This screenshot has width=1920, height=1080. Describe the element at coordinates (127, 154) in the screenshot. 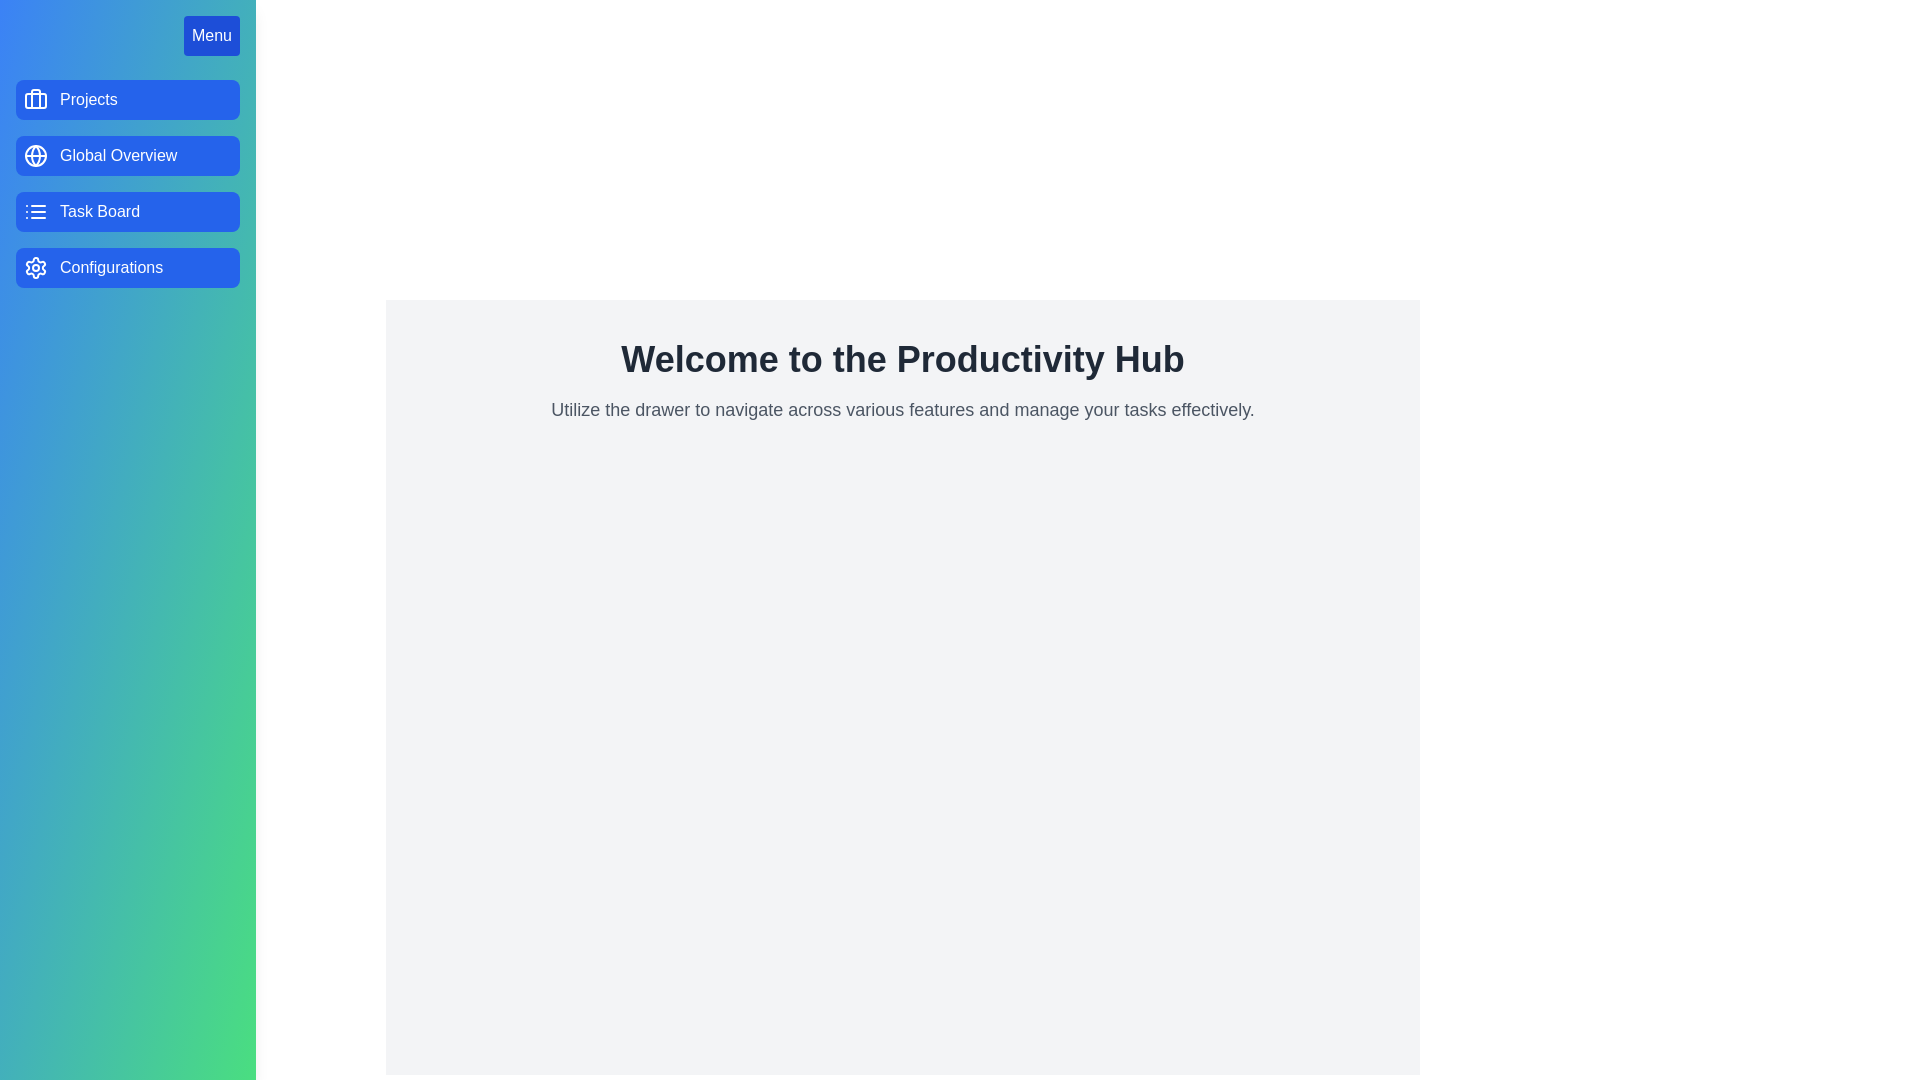

I see `the menu option Global Overview in the drawer` at that location.